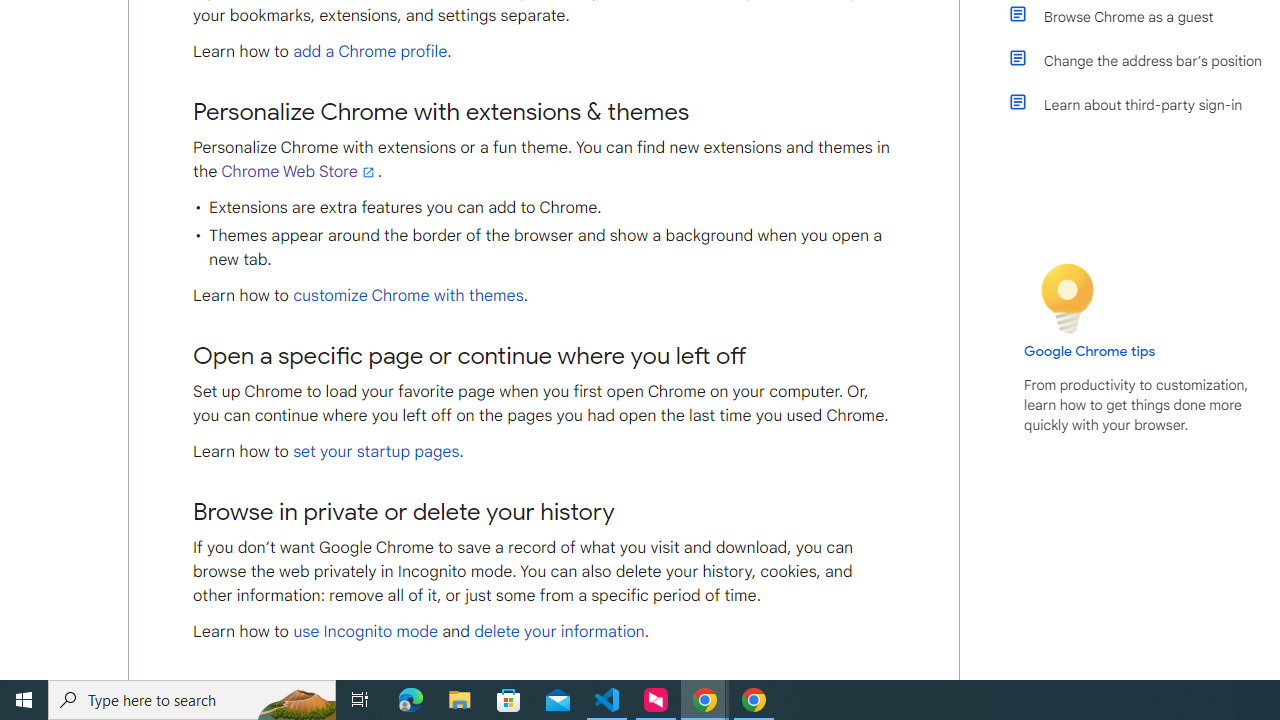 The image size is (1280, 720). What do you see at coordinates (298, 171) in the screenshot?
I see `'Chrome Web Store'` at bounding box center [298, 171].